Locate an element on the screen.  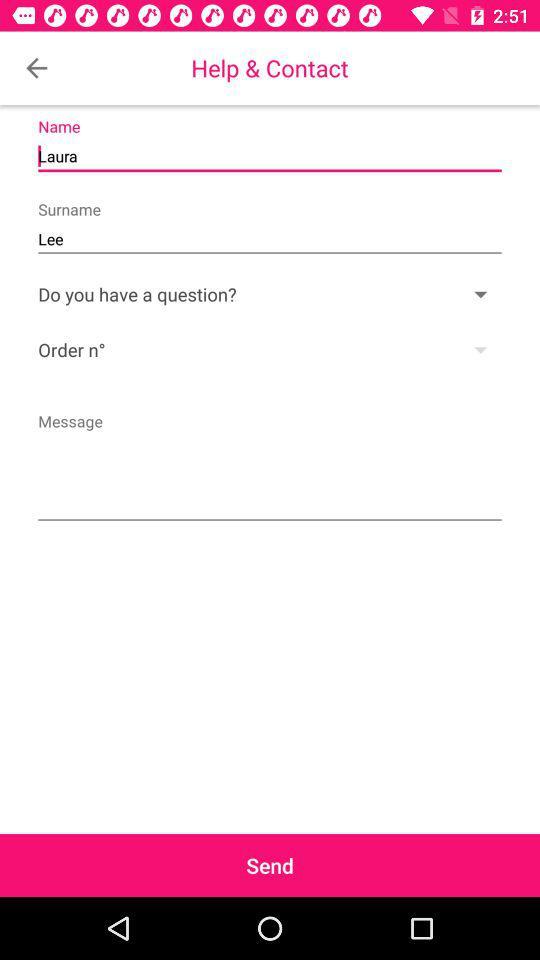
a messasge is located at coordinates (270, 465).